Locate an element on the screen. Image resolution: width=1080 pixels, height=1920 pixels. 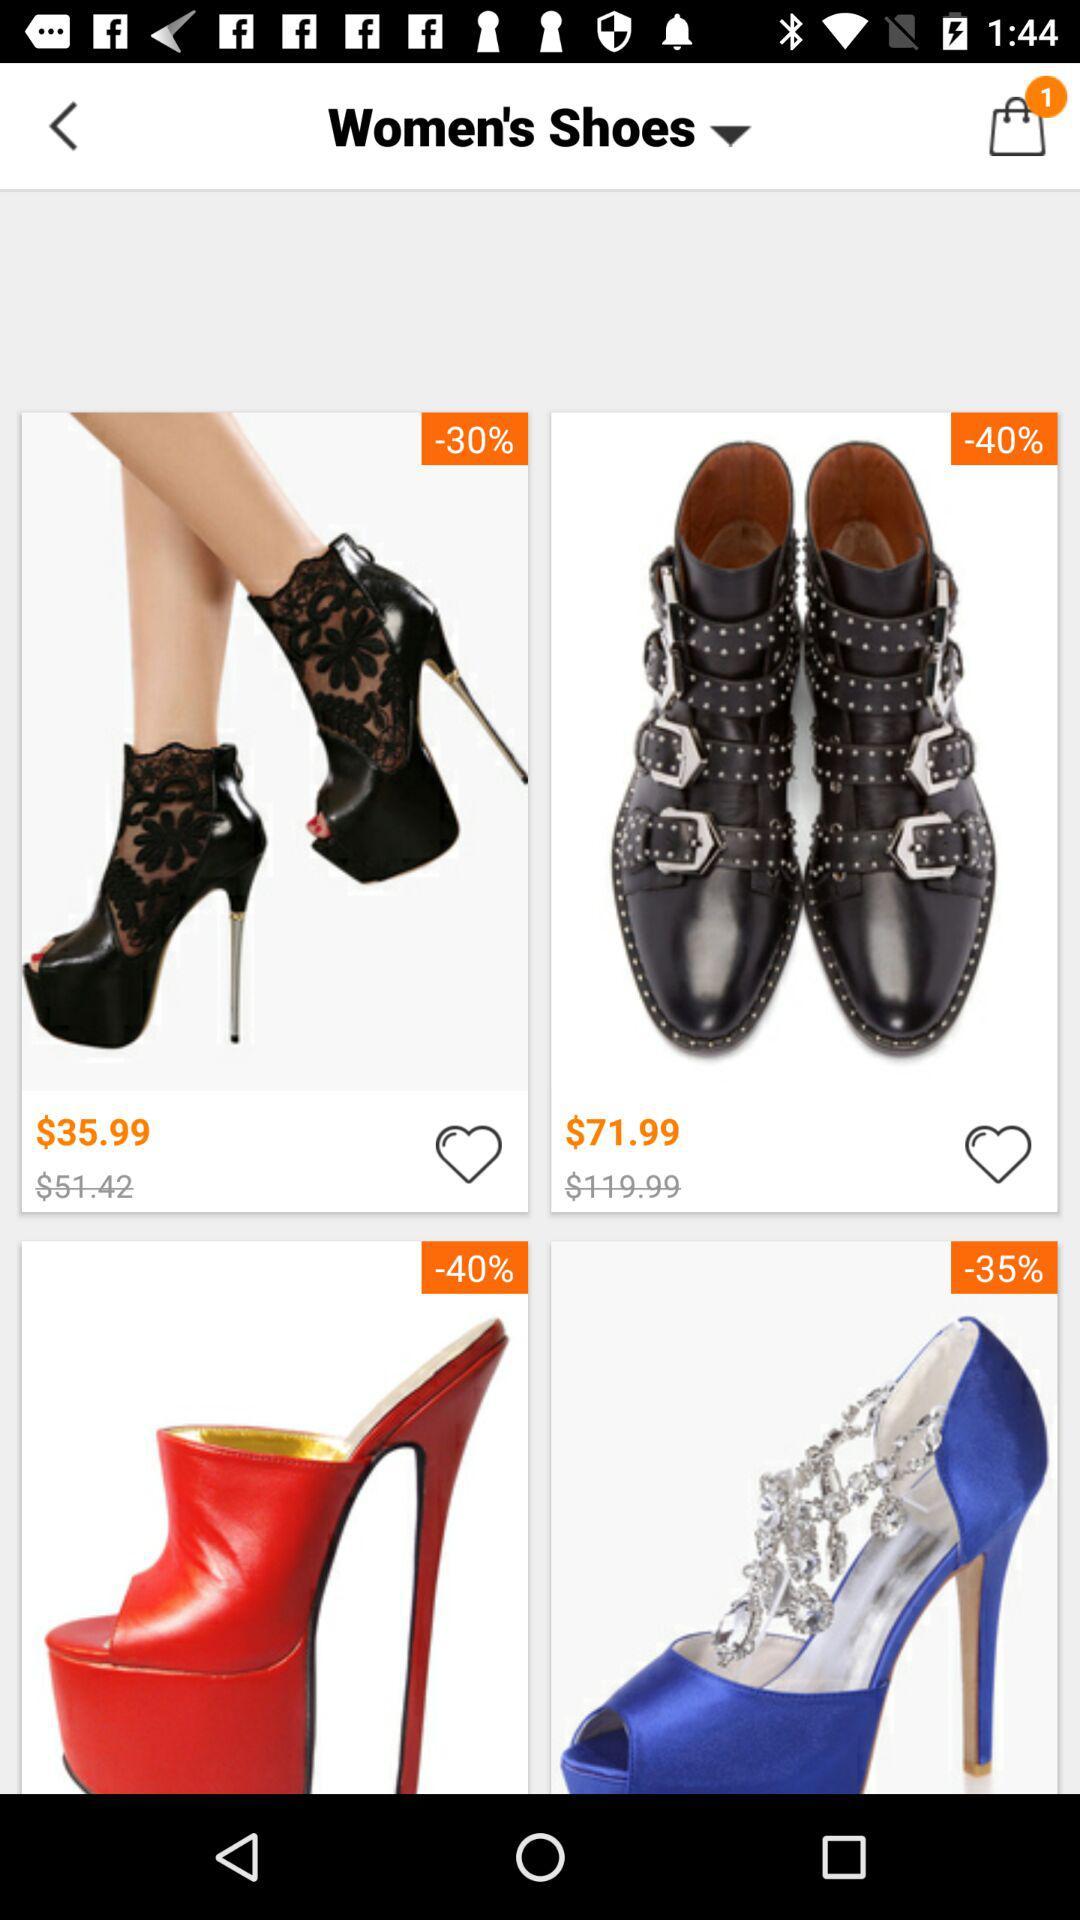
this heart to favorite a specific item is located at coordinates (998, 1152).